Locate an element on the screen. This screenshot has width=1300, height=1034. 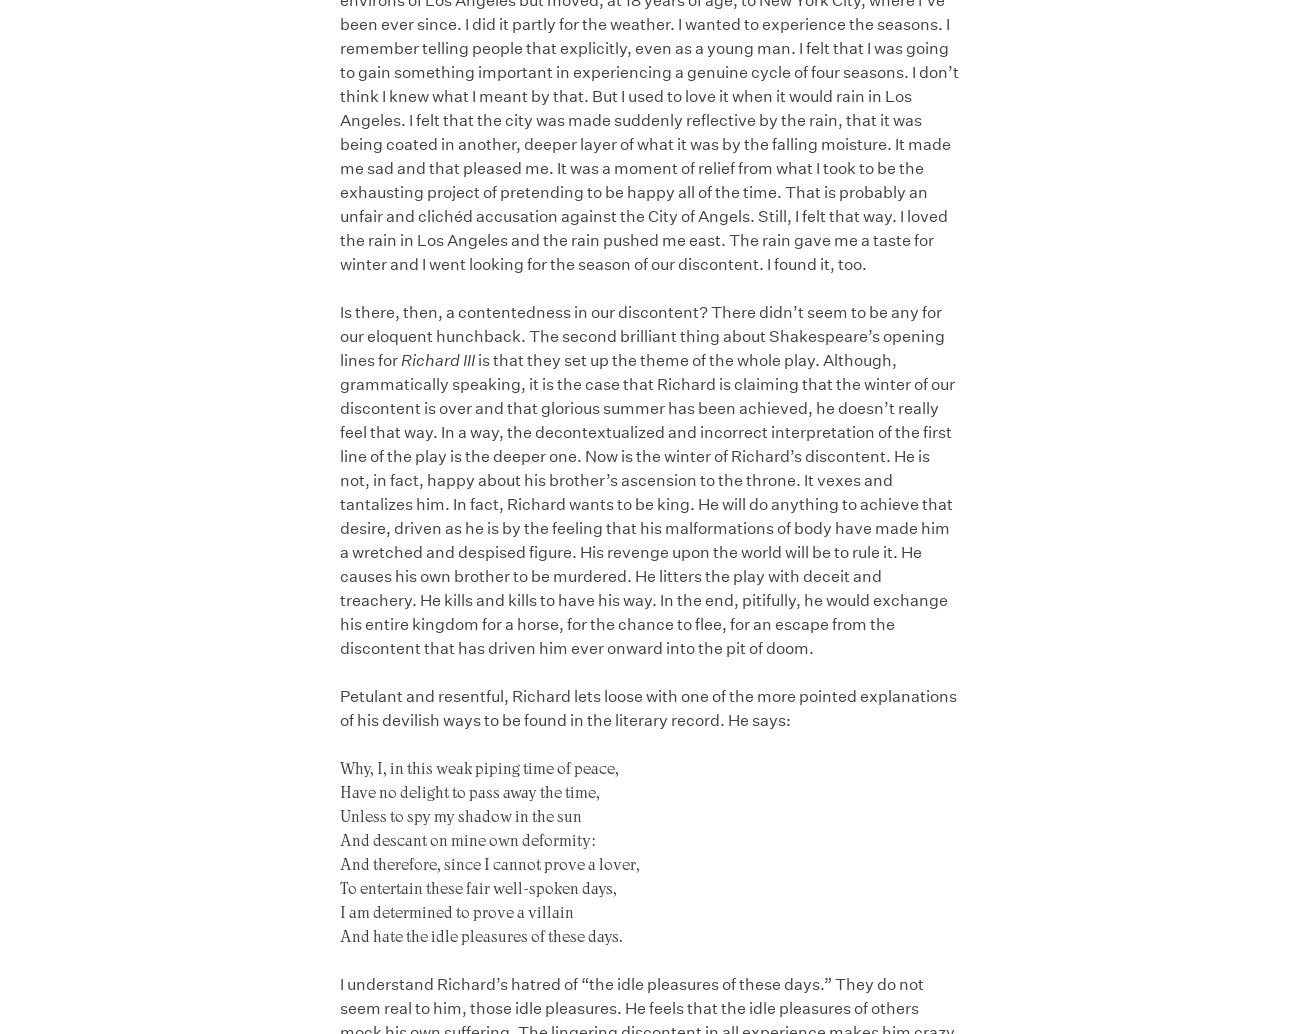
'Have no delight to pass away the time,' is located at coordinates (338, 790).